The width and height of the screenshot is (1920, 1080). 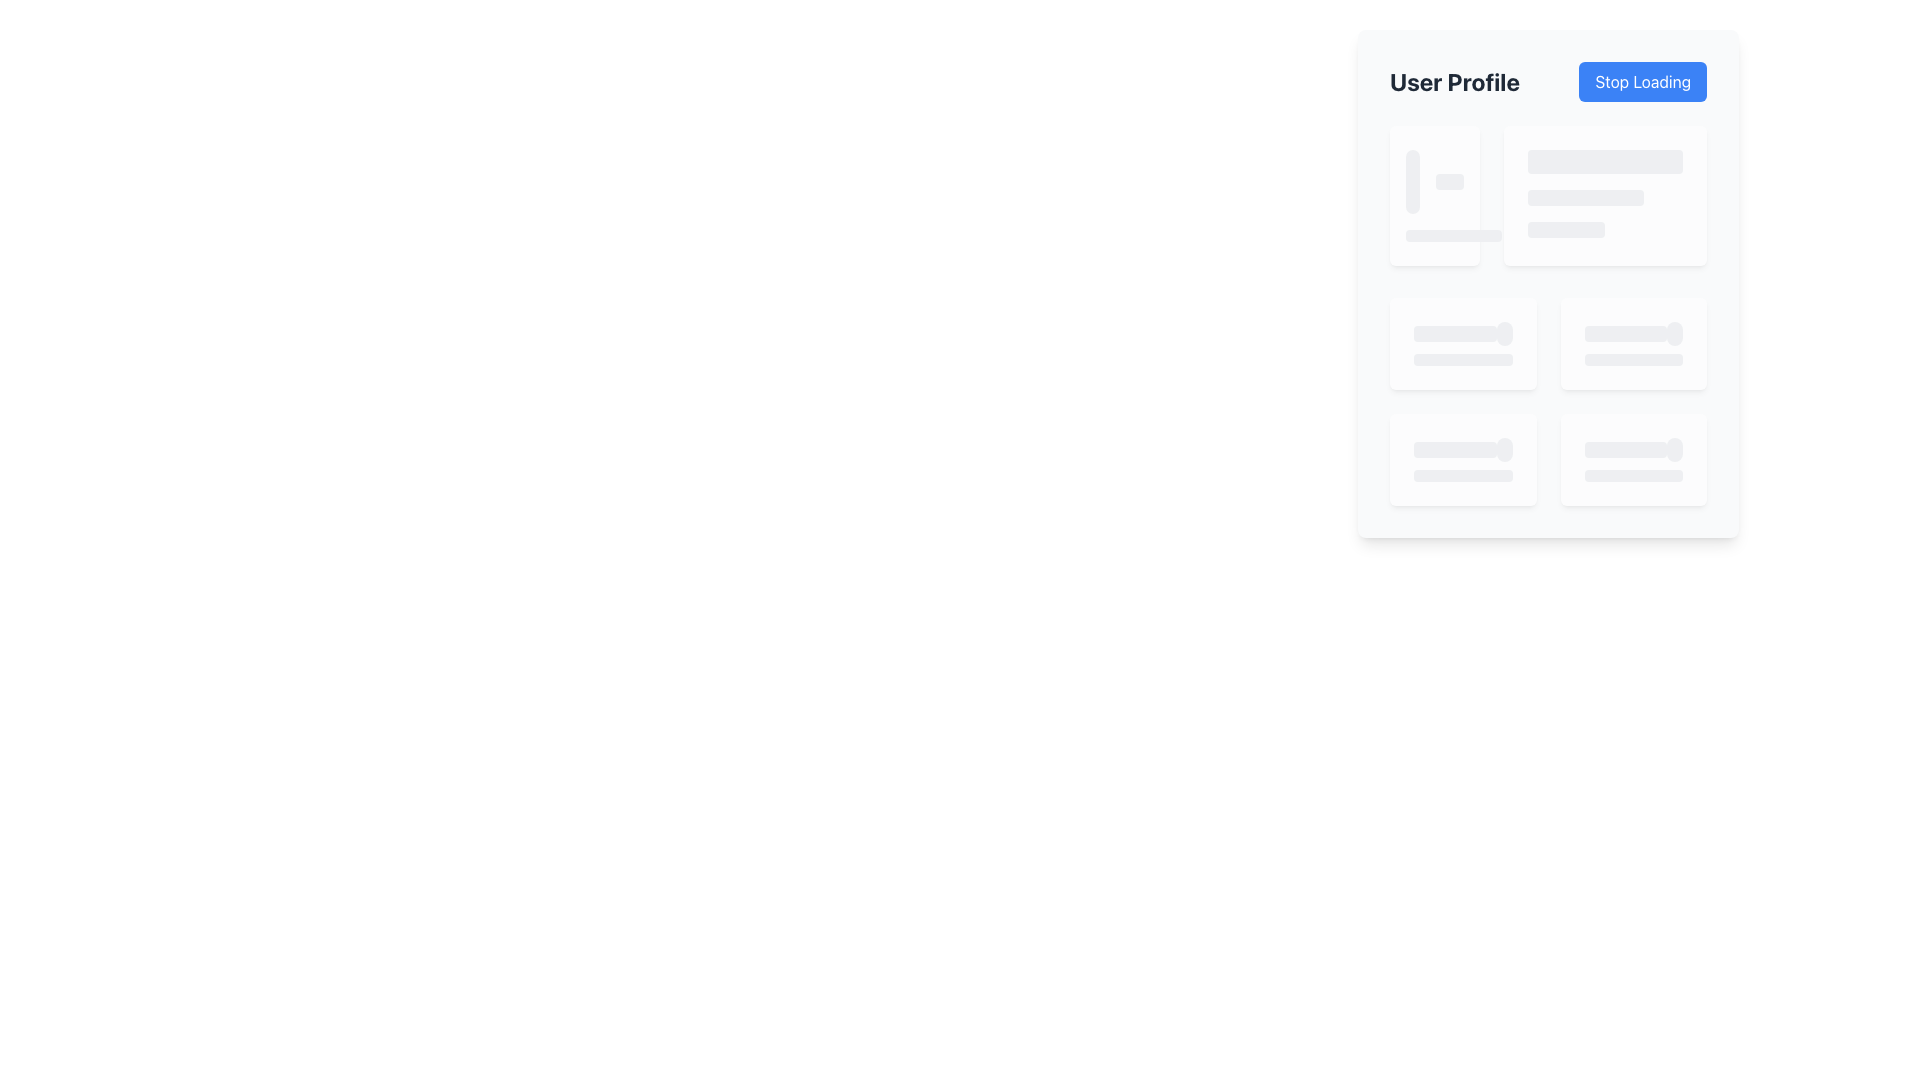 I want to click on the static placeholder bar with rounded corners and light gray background, positioned in the middle of a vertically stacked group of bars, so click(x=1584, y=197).